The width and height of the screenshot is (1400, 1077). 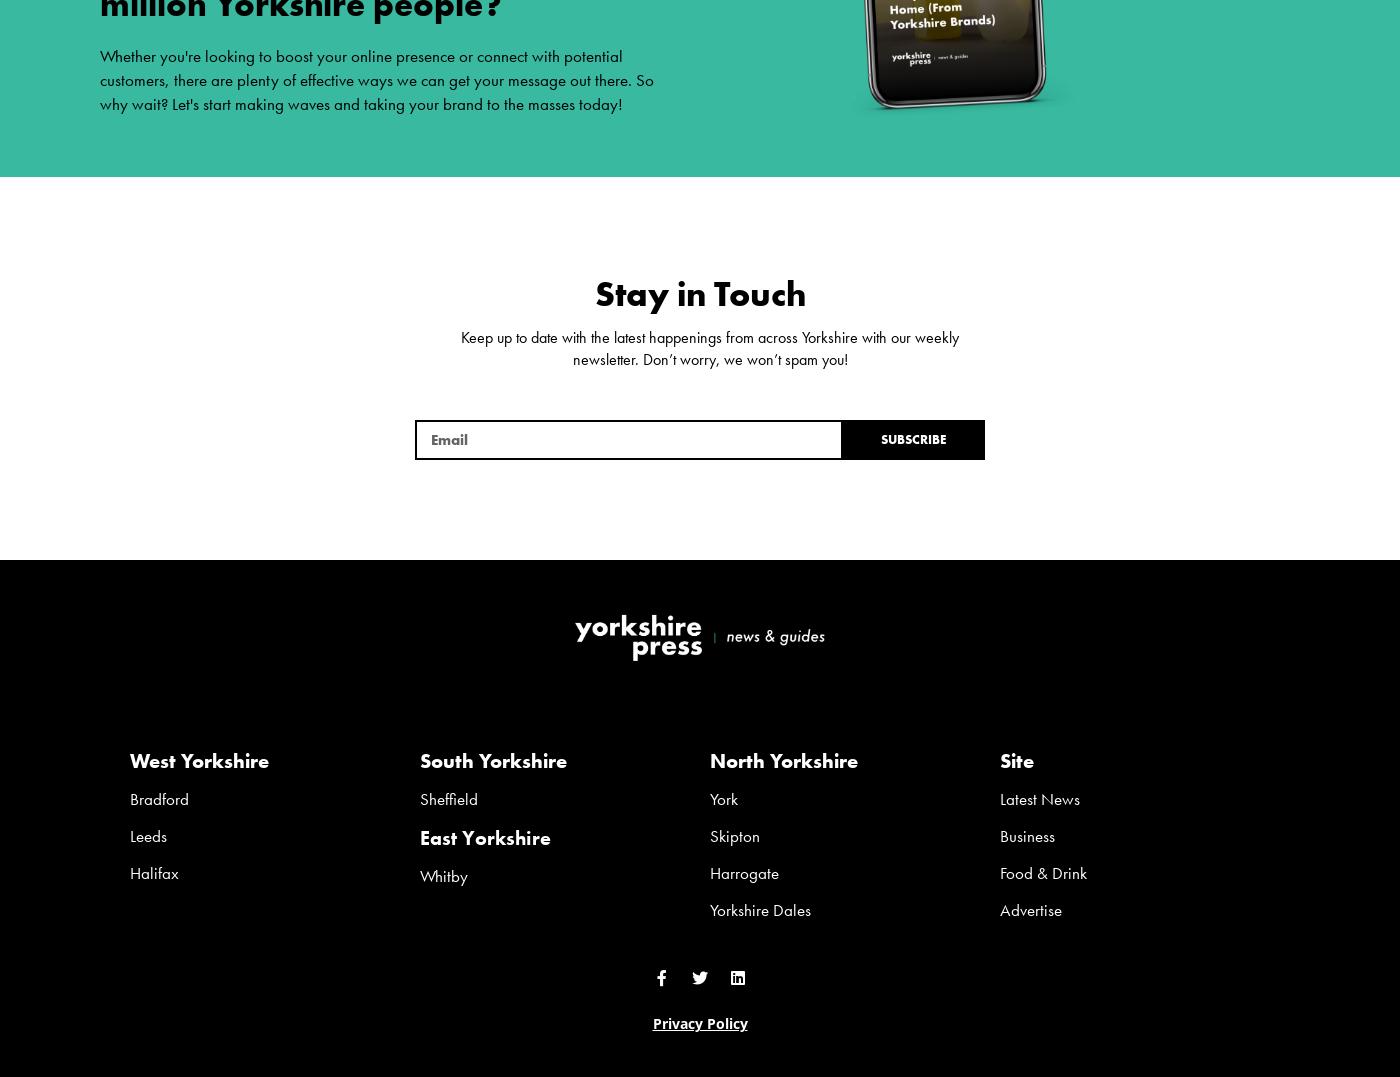 I want to click on 'Privacy Policy', so click(x=699, y=1022).